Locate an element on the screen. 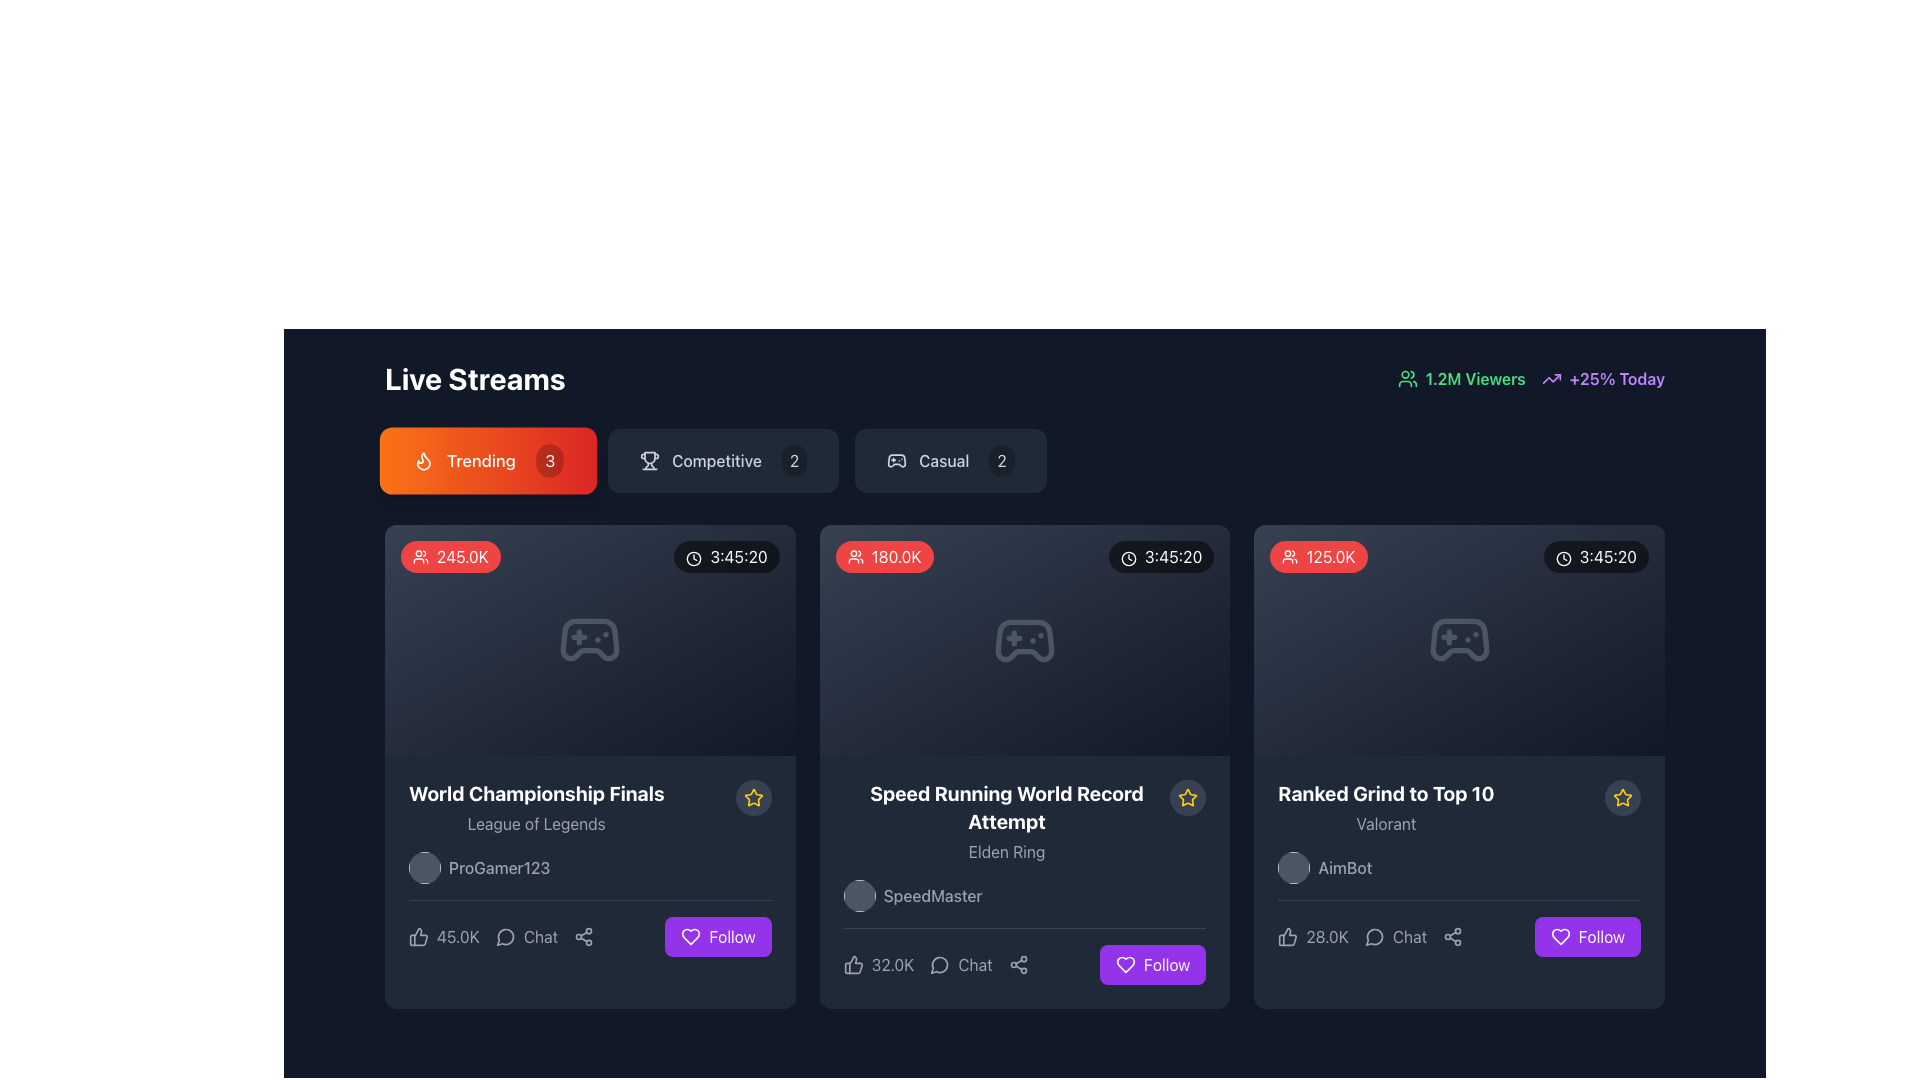 This screenshot has height=1080, width=1920. the static text label displaying 'Elden Ring' located in the middle card of the three-column layout in the 'Live Streams' section, beneath 'Speed Running World Record Attempt' and above the username 'SpeedMaster' is located at coordinates (1007, 852).